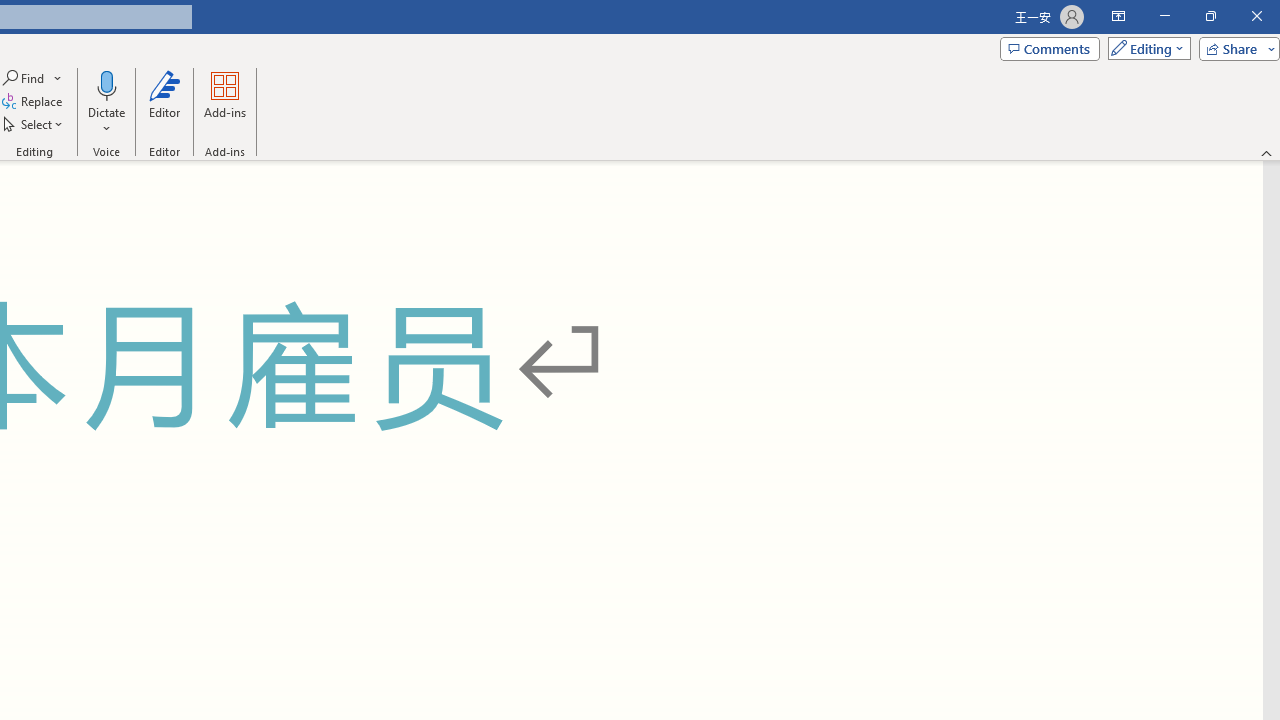 The image size is (1280, 720). Describe the element at coordinates (1255, 16) in the screenshot. I see `'Close'` at that location.